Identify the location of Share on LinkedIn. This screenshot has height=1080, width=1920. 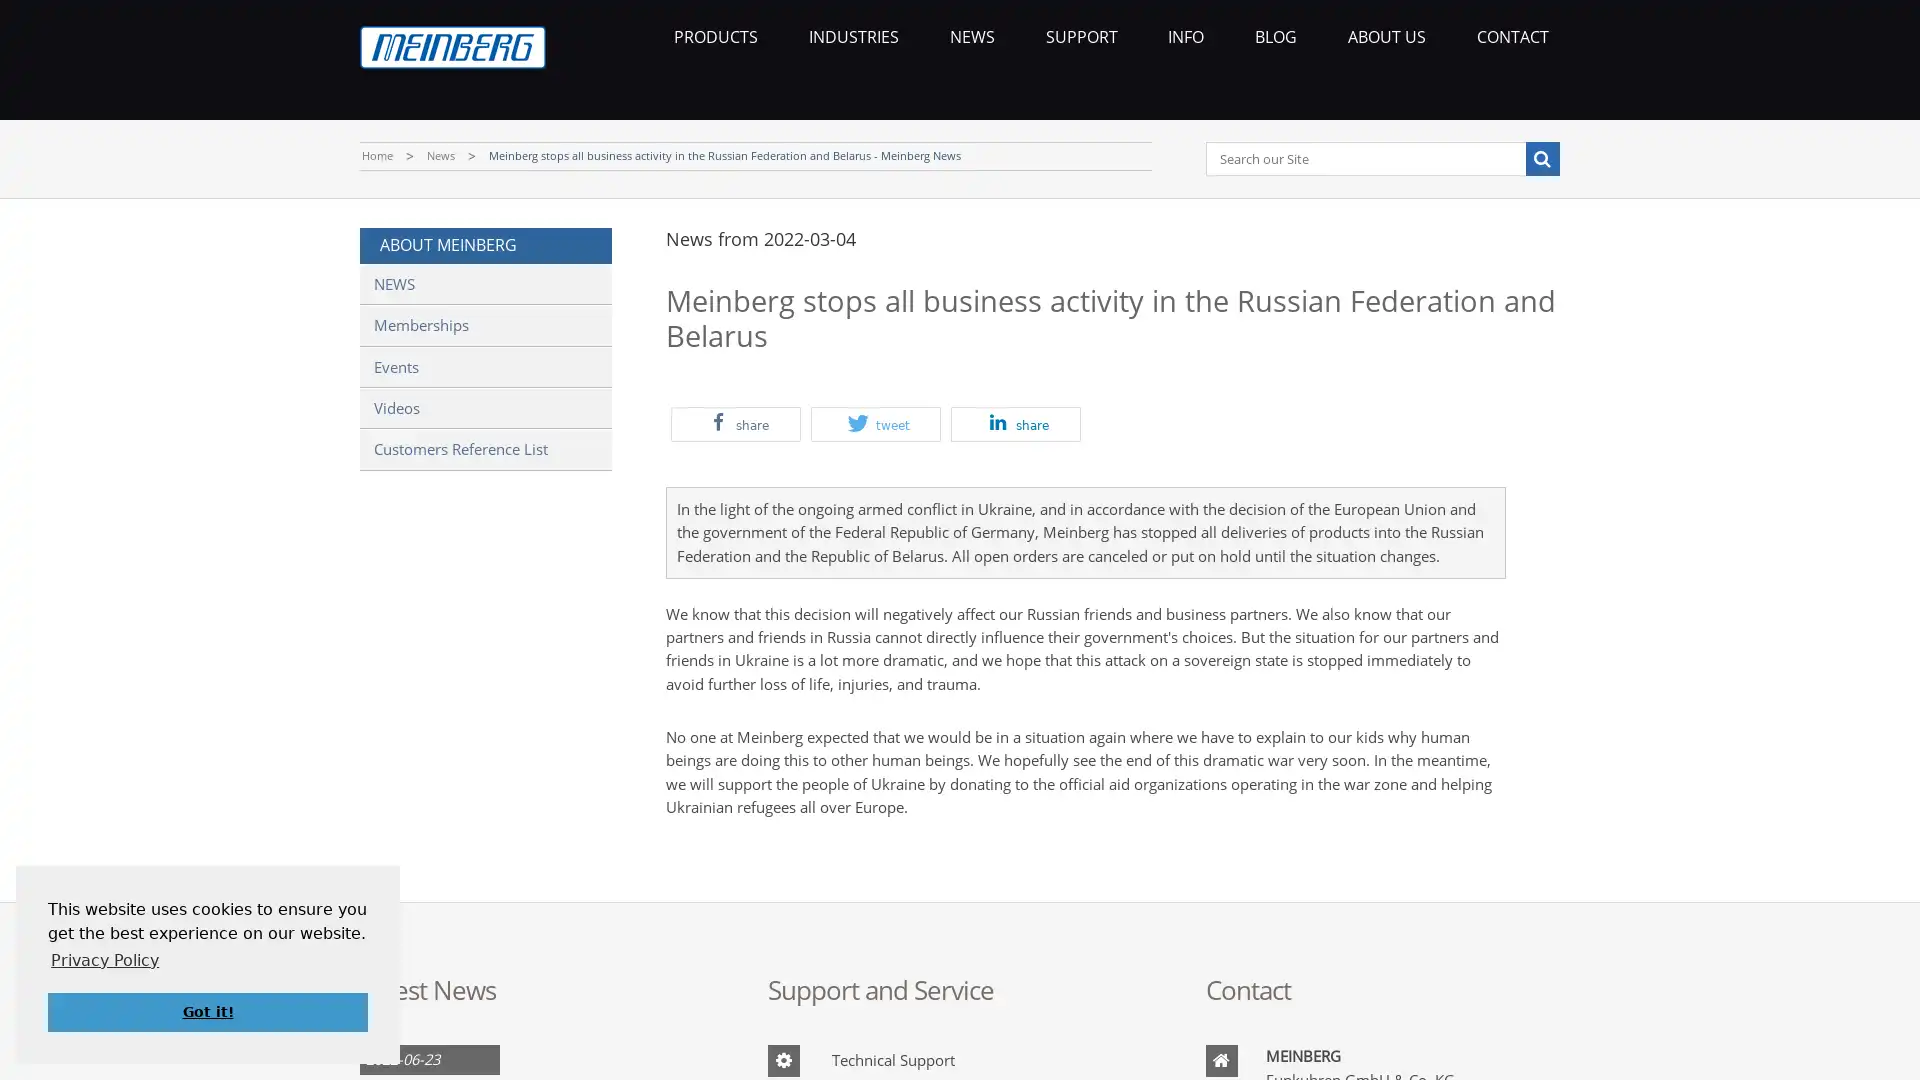
(1016, 423).